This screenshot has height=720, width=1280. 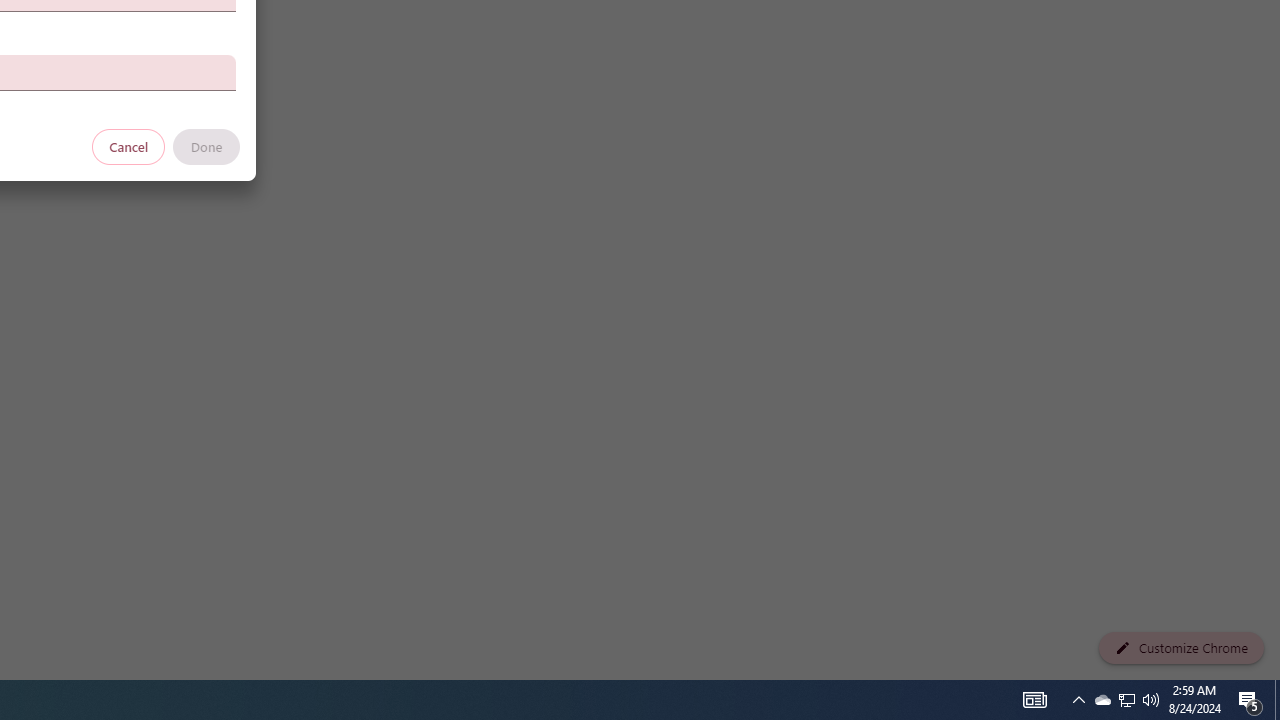 I want to click on 'Done', so click(x=206, y=145).